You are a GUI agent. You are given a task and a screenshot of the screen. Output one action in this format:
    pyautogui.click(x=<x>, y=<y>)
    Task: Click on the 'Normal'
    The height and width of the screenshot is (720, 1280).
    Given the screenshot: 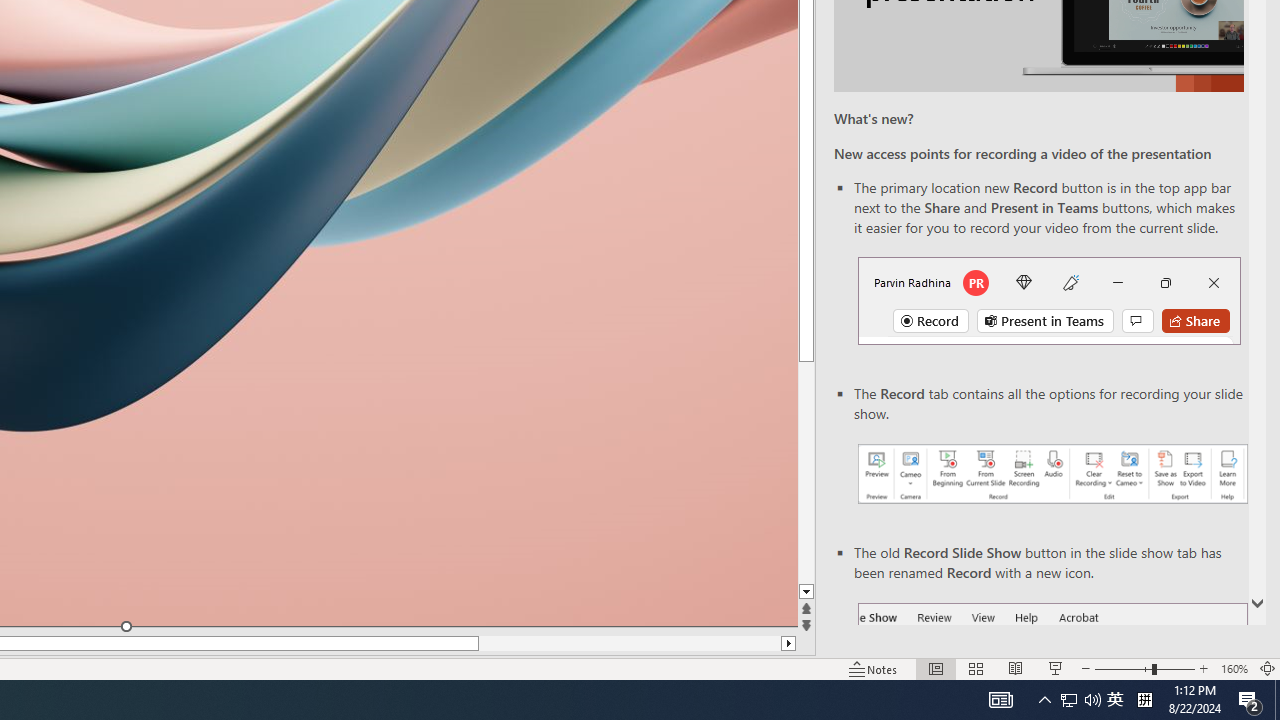 What is the action you would take?
    pyautogui.click(x=935, y=669)
    